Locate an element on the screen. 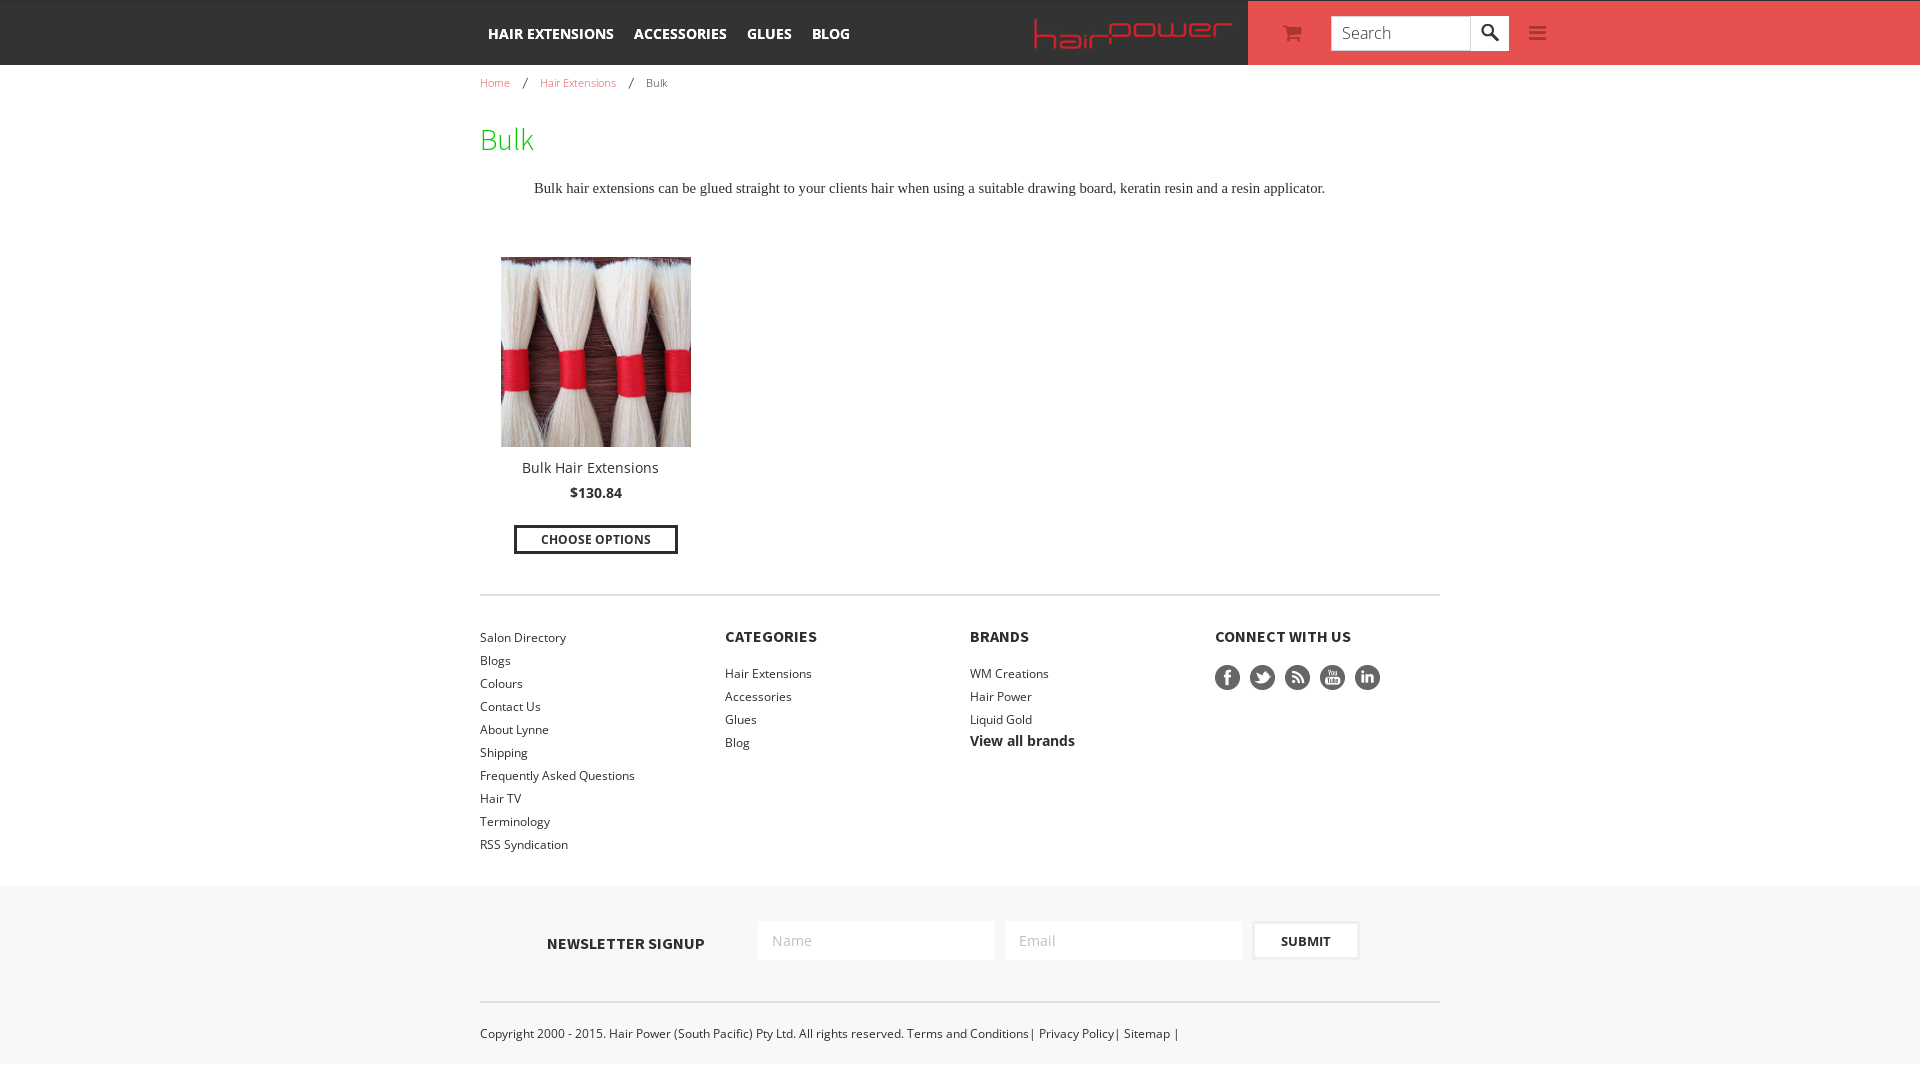 The height and width of the screenshot is (1080, 1920). 'WM Creations' is located at coordinates (1009, 673).